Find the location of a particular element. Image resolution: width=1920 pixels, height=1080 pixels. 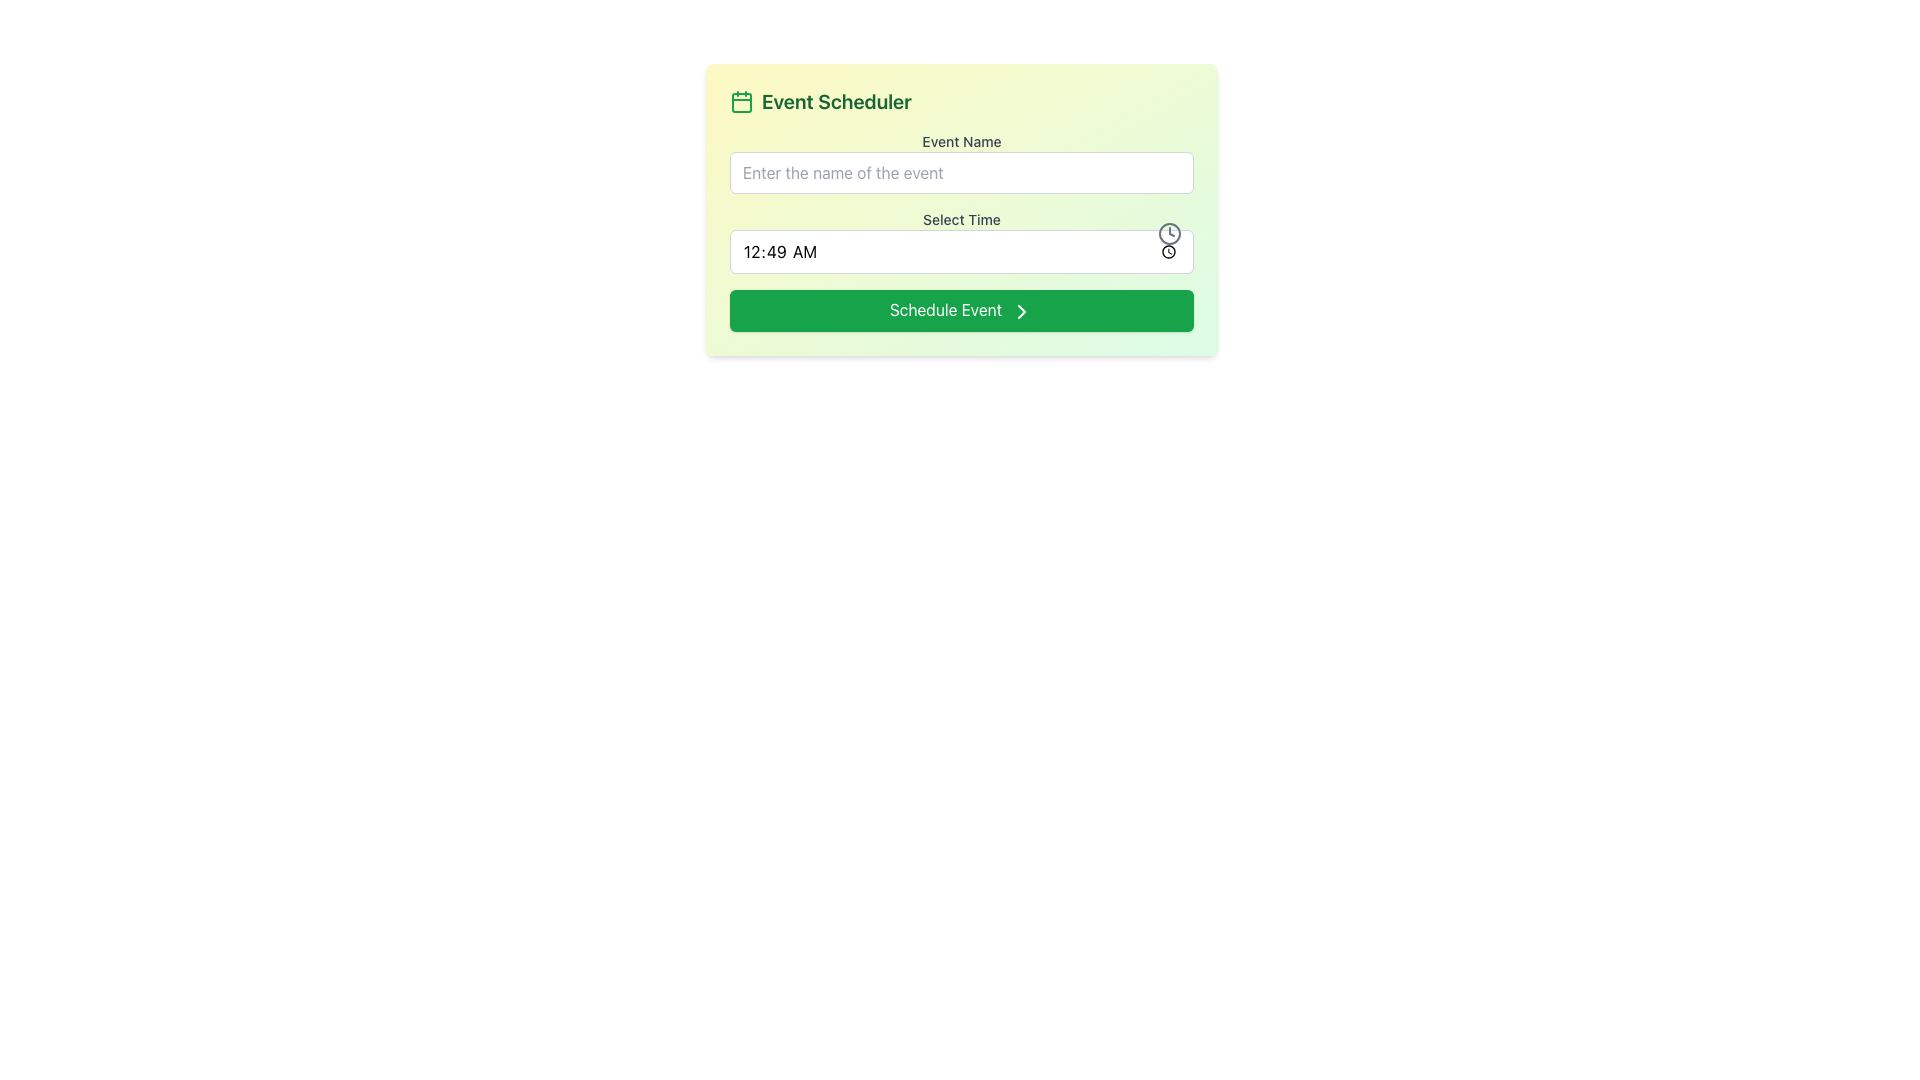

the time selection icon located at the top-right corner of the time input field, which indicates time-related functionalities is located at coordinates (1170, 233).